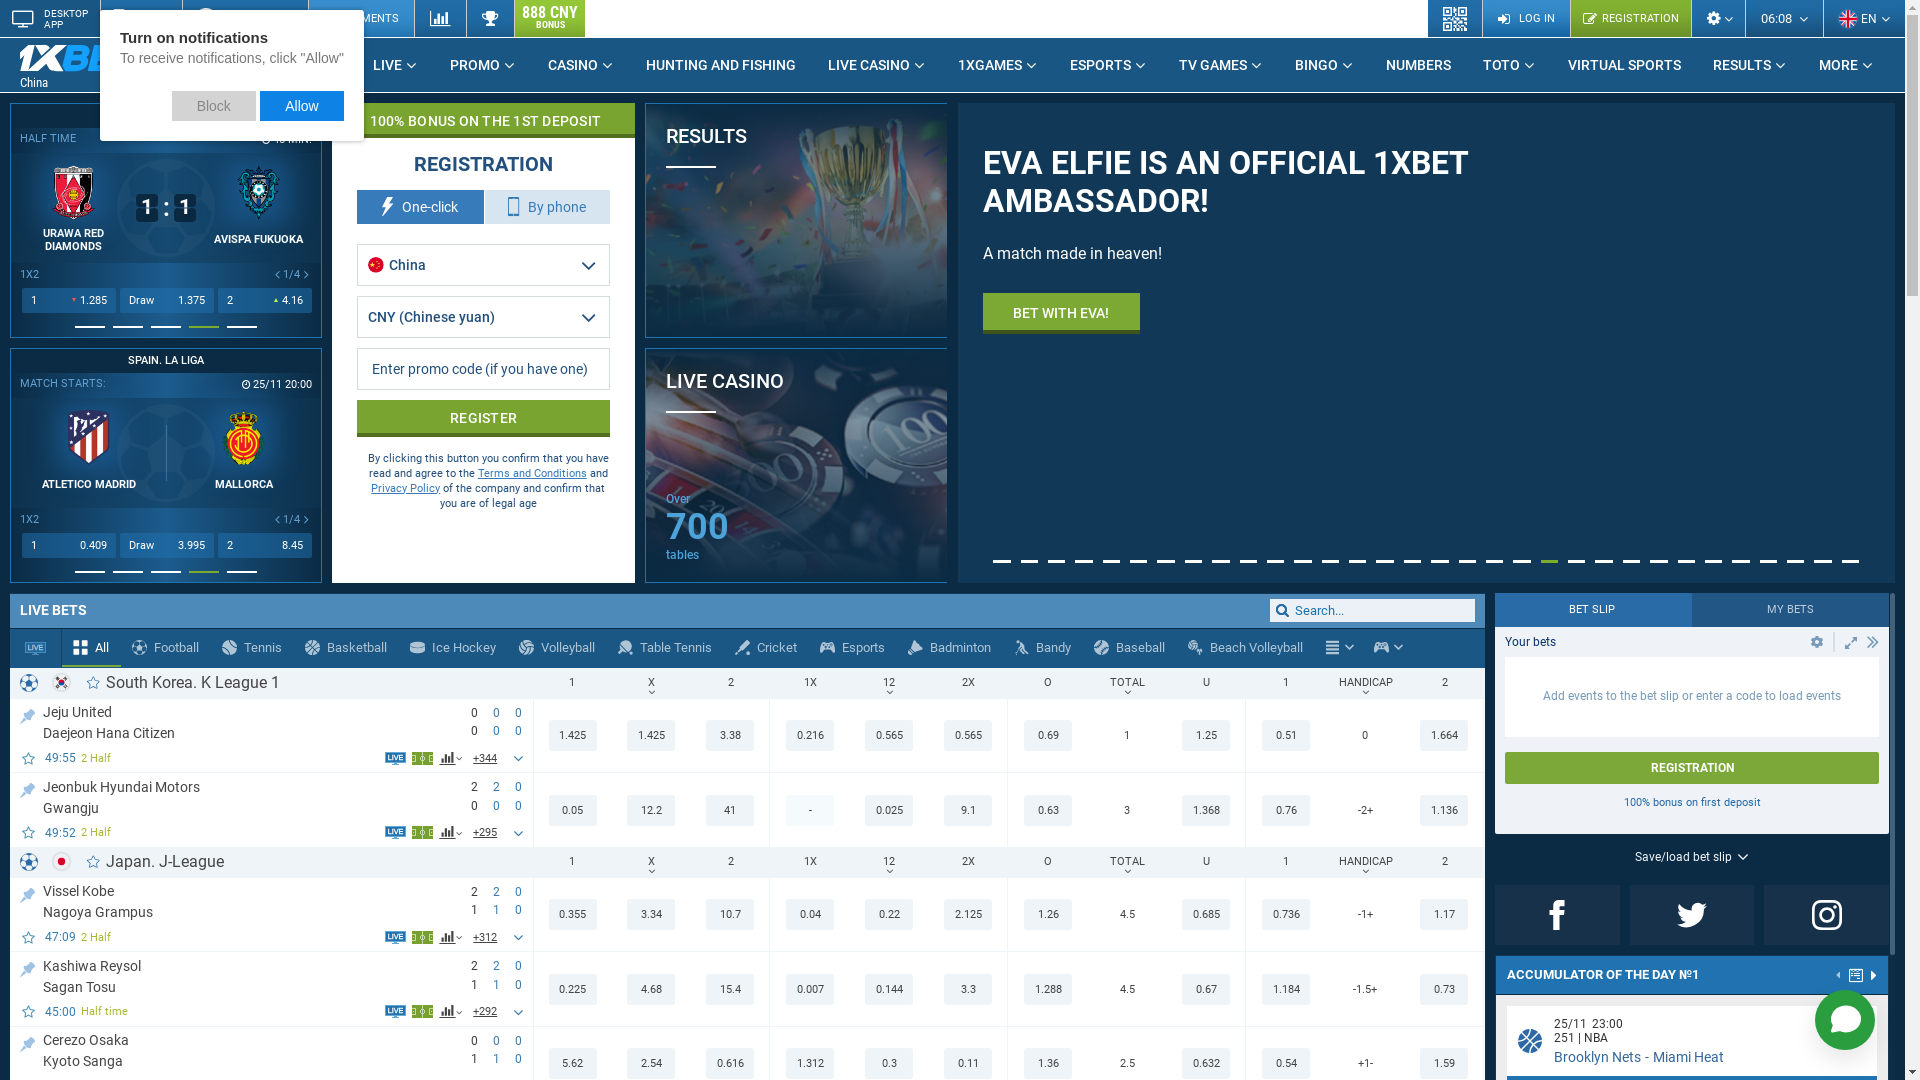 The image size is (1920, 1080). What do you see at coordinates (811, 64) in the screenshot?
I see `'LIVE CASINO'` at bounding box center [811, 64].